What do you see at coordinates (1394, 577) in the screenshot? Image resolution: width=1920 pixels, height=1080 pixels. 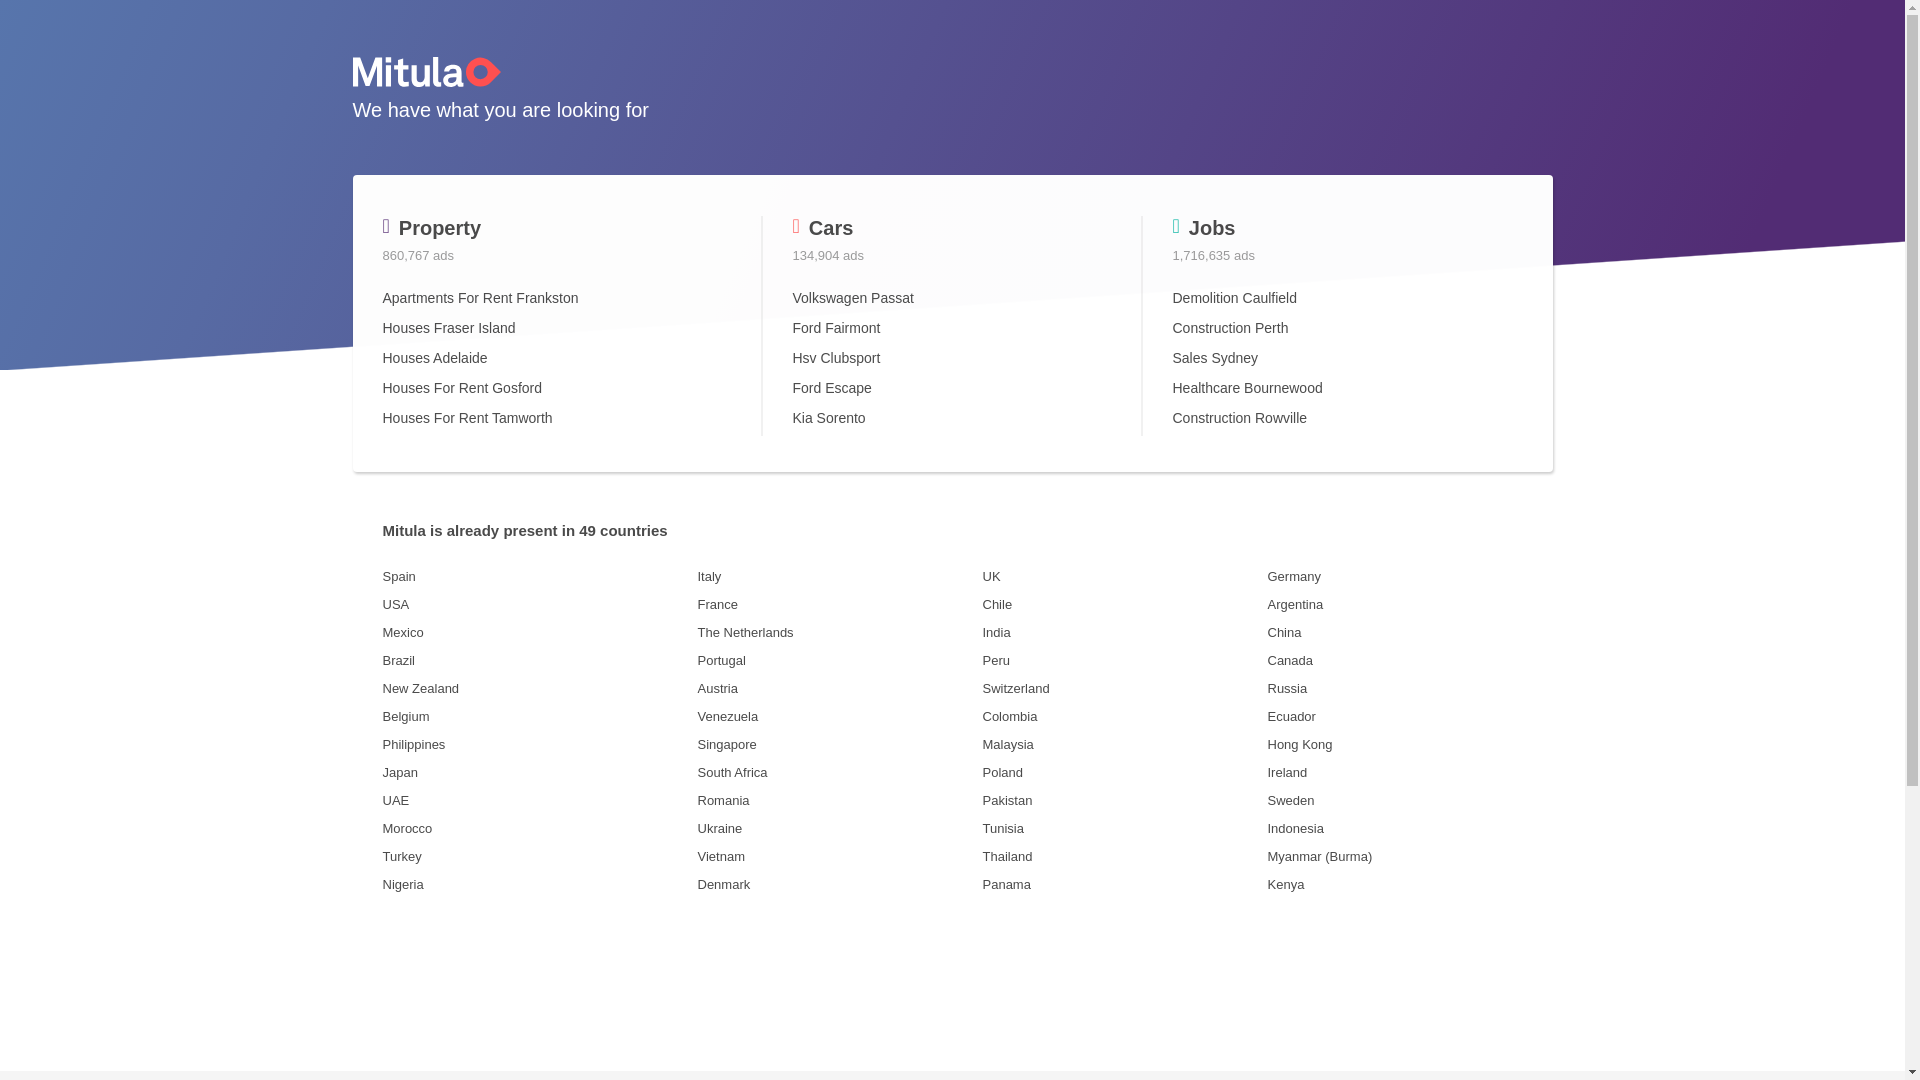 I see `'Germany'` at bounding box center [1394, 577].